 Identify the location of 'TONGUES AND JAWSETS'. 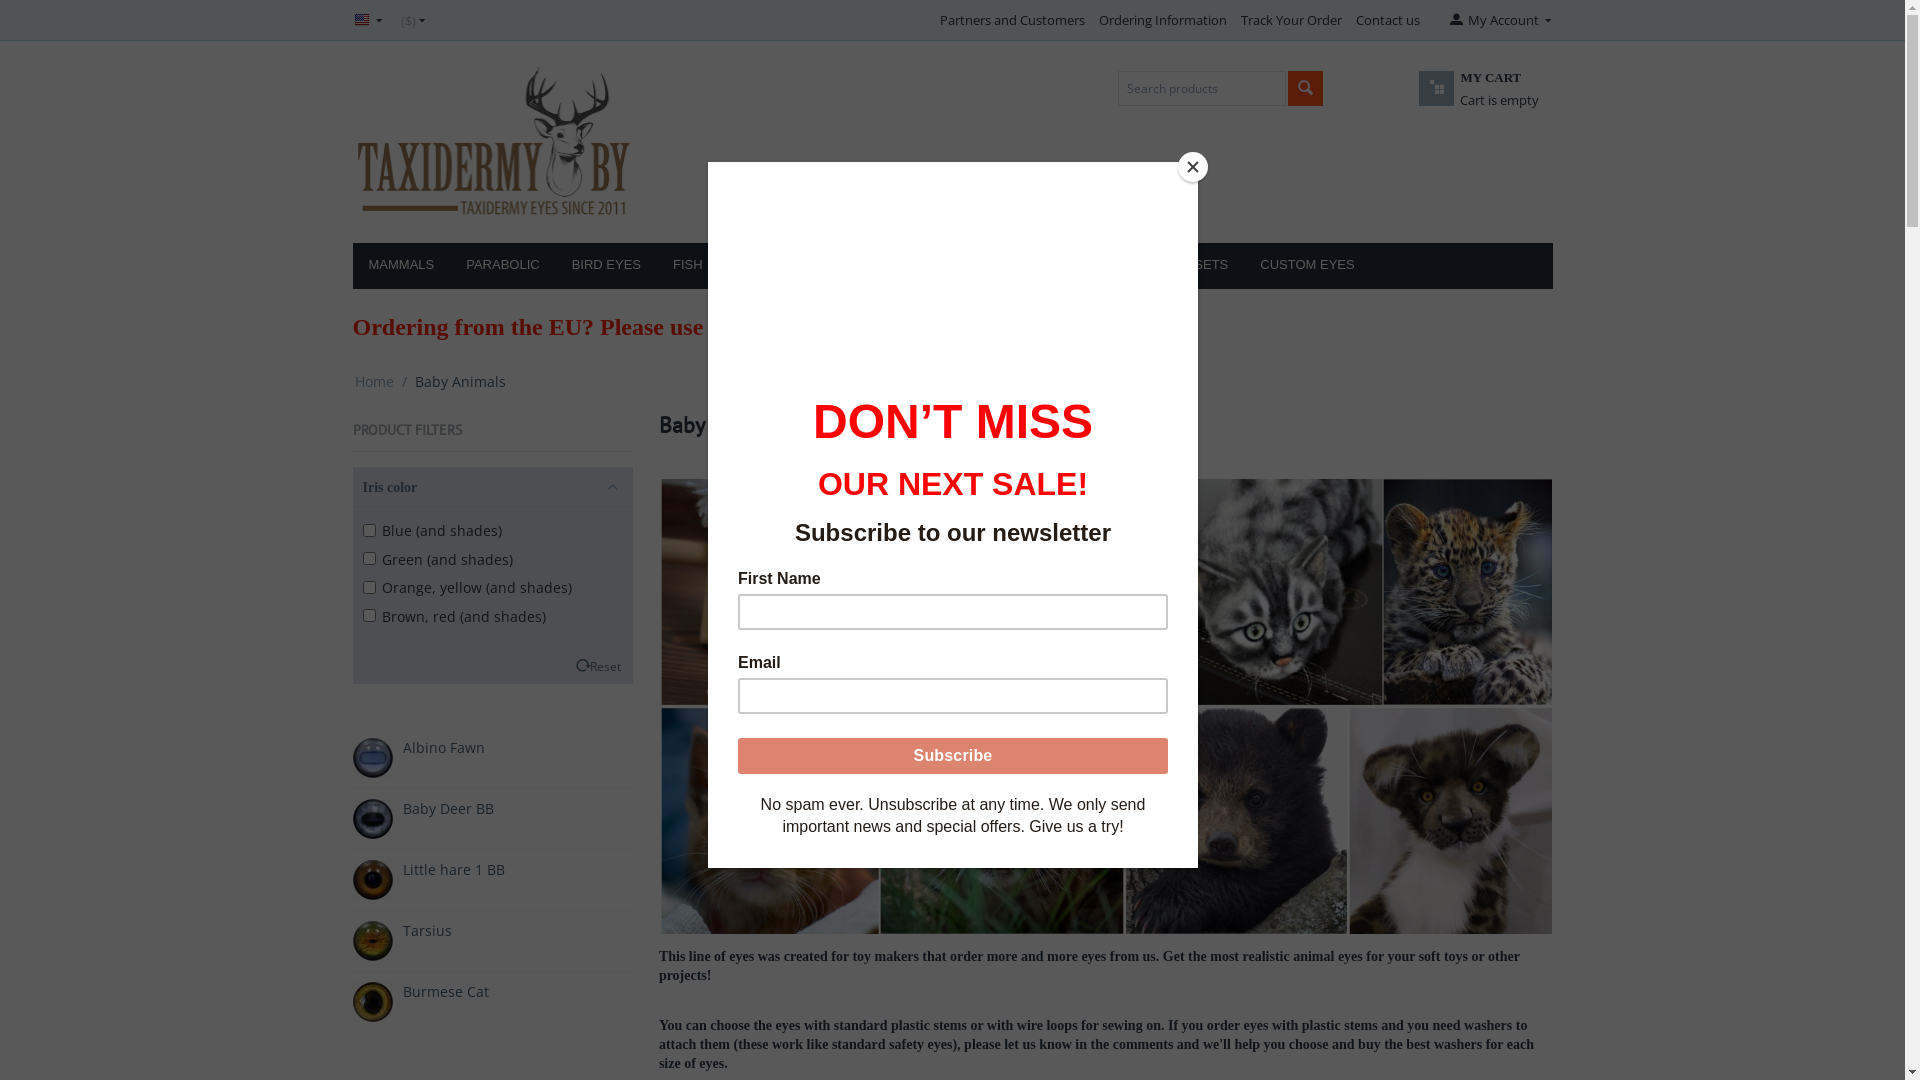
(1148, 265).